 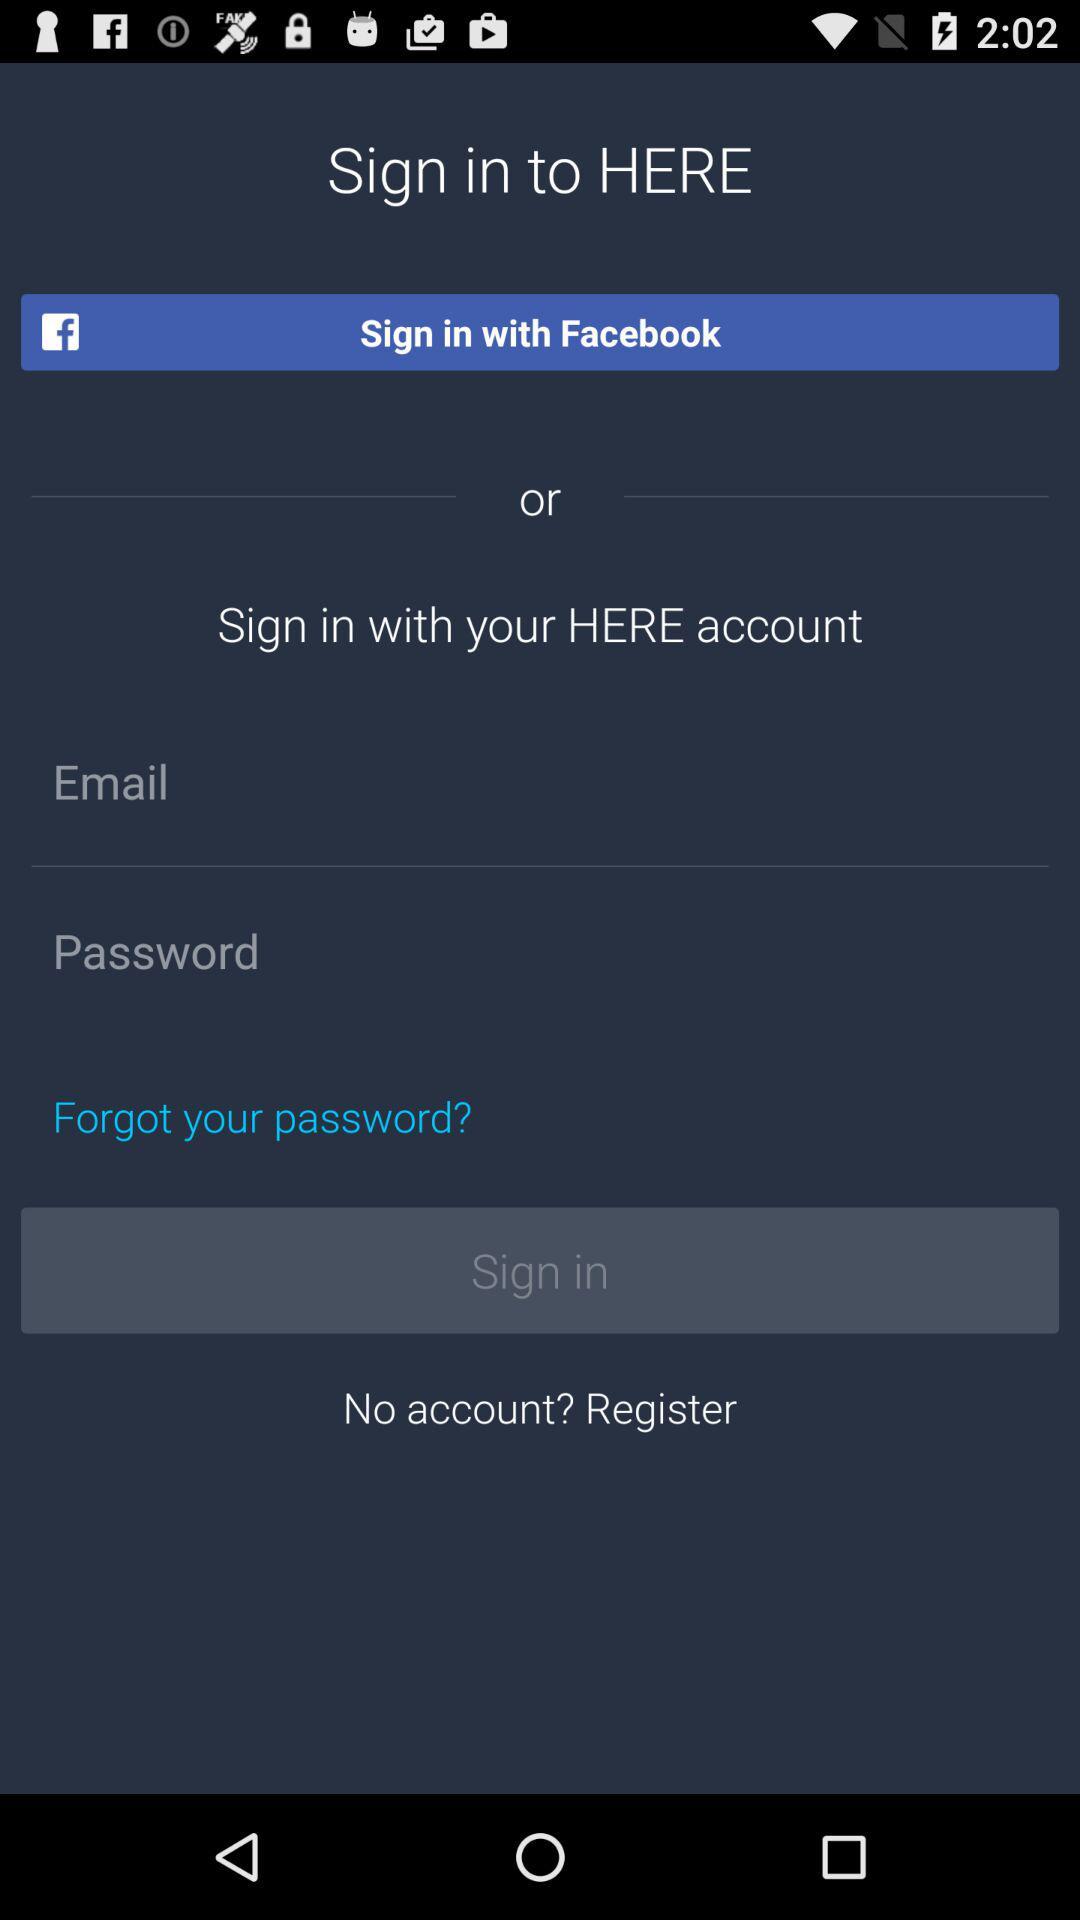 What do you see at coordinates (540, 1405) in the screenshot?
I see `item at the bottom` at bounding box center [540, 1405].